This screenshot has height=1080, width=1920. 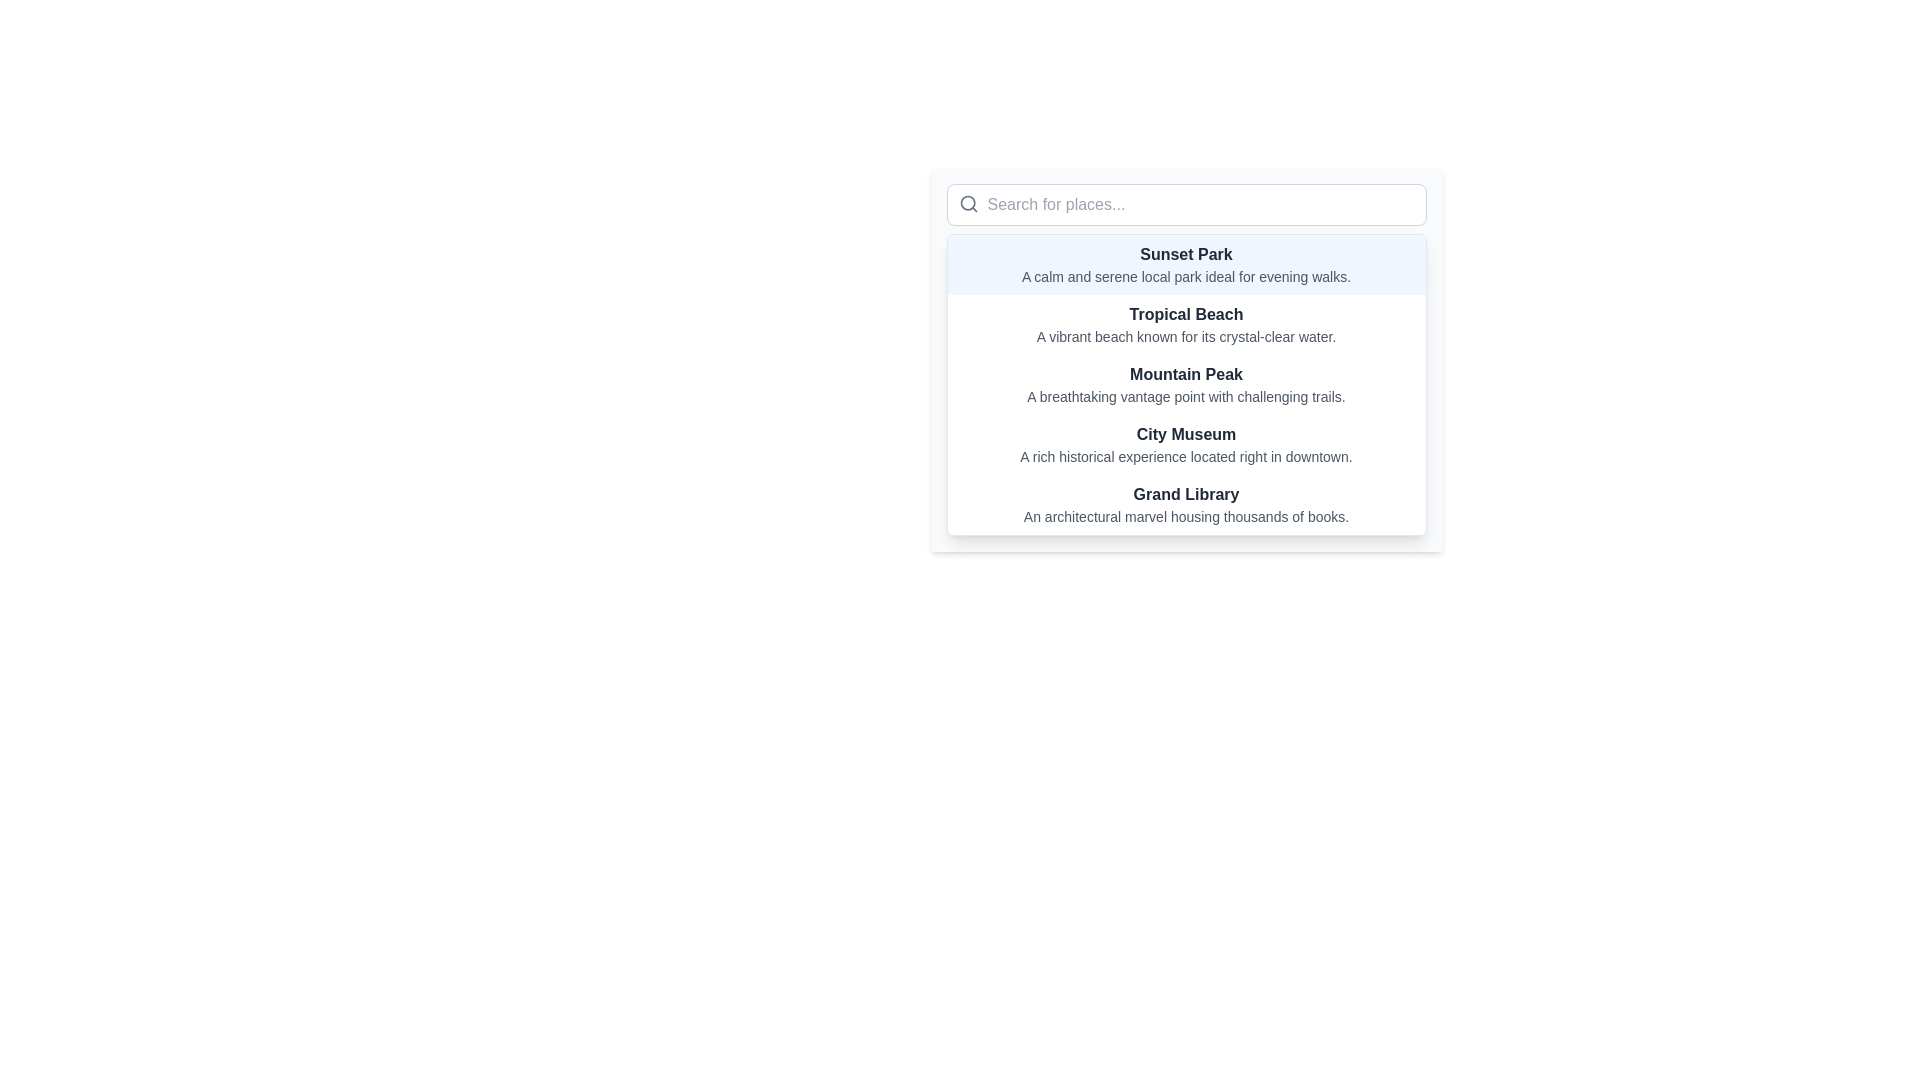 What do you see at coordinates (1186, 434) in the screenshot?
I see `text label displaying 'City Museum' which is styled in bold dark gray and positioned as the first option in a vertically stacked list` at bounding box center [1186, 434].